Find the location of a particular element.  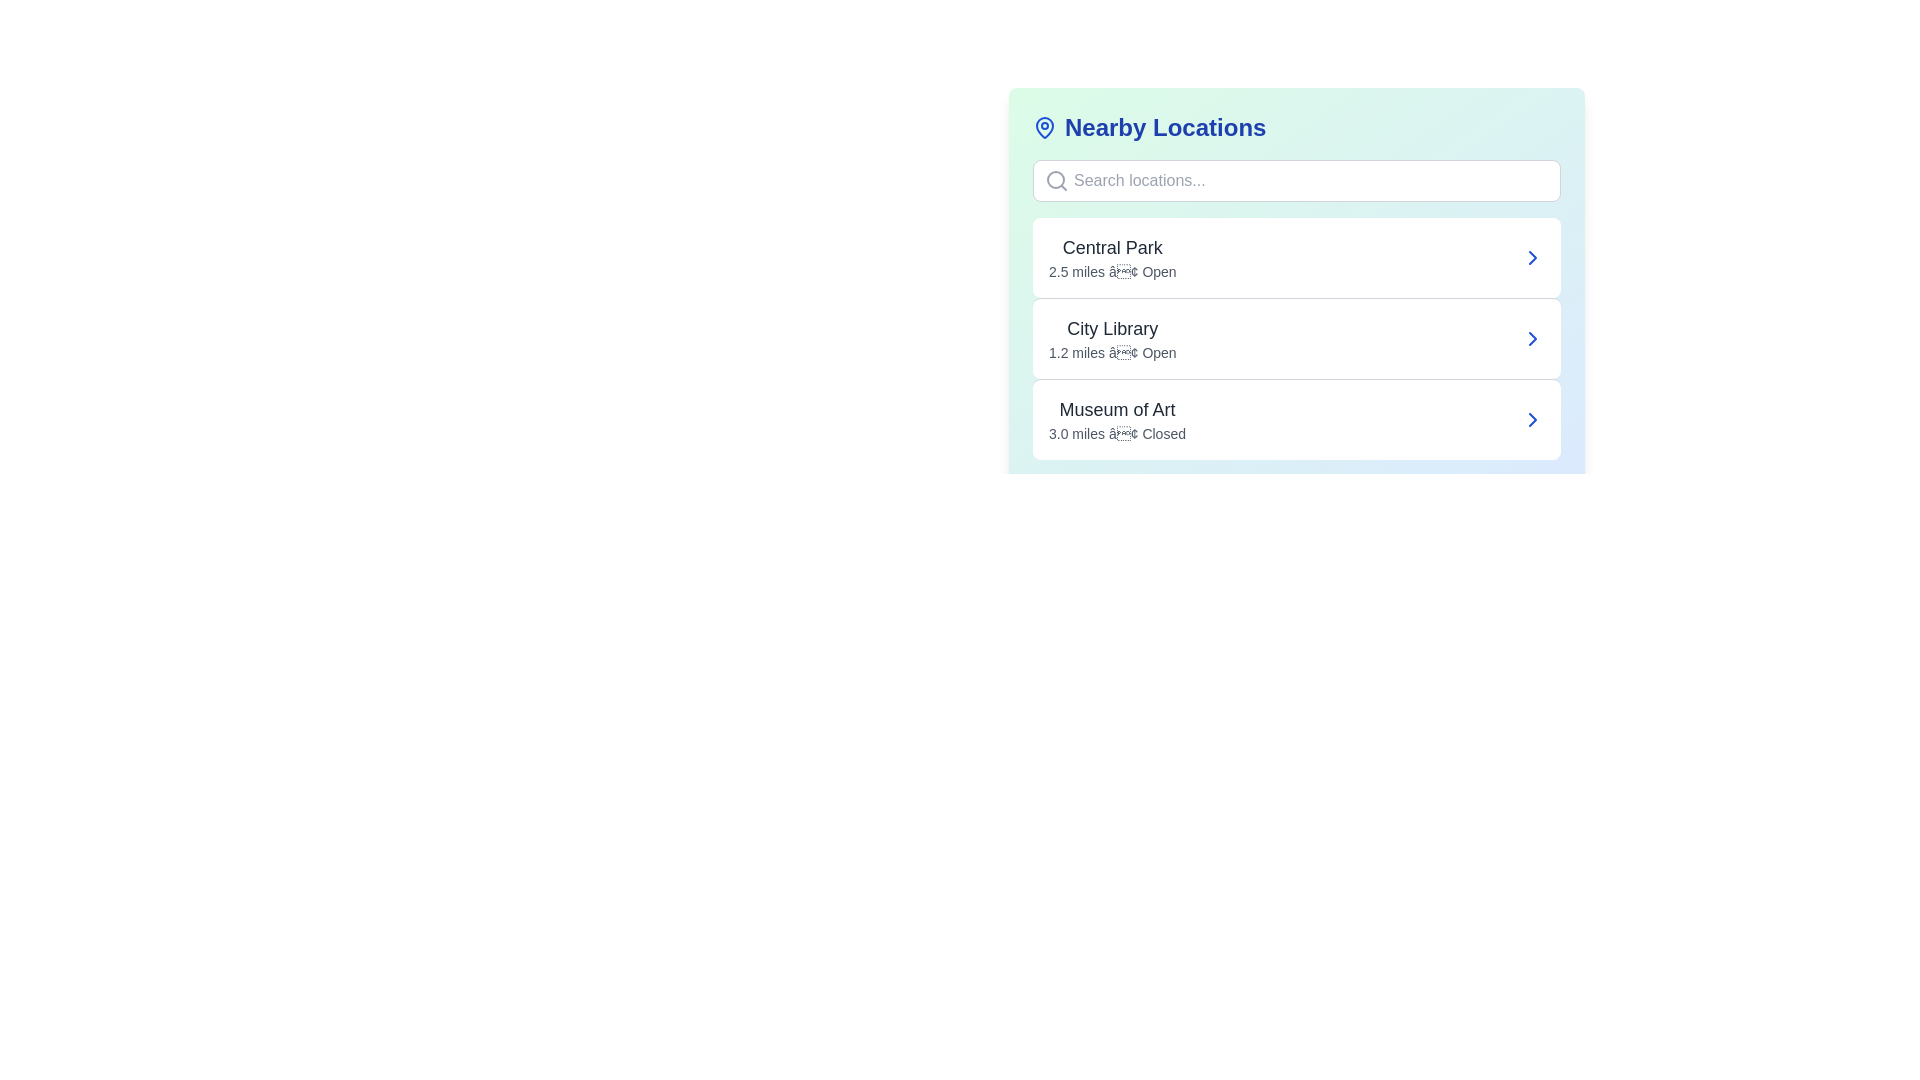

the header titled 'Nearby Locations' which is styled with a bold, large blue font and features a map pin icon on the left for accessibility purposes is located at coordinates (1296, 127).